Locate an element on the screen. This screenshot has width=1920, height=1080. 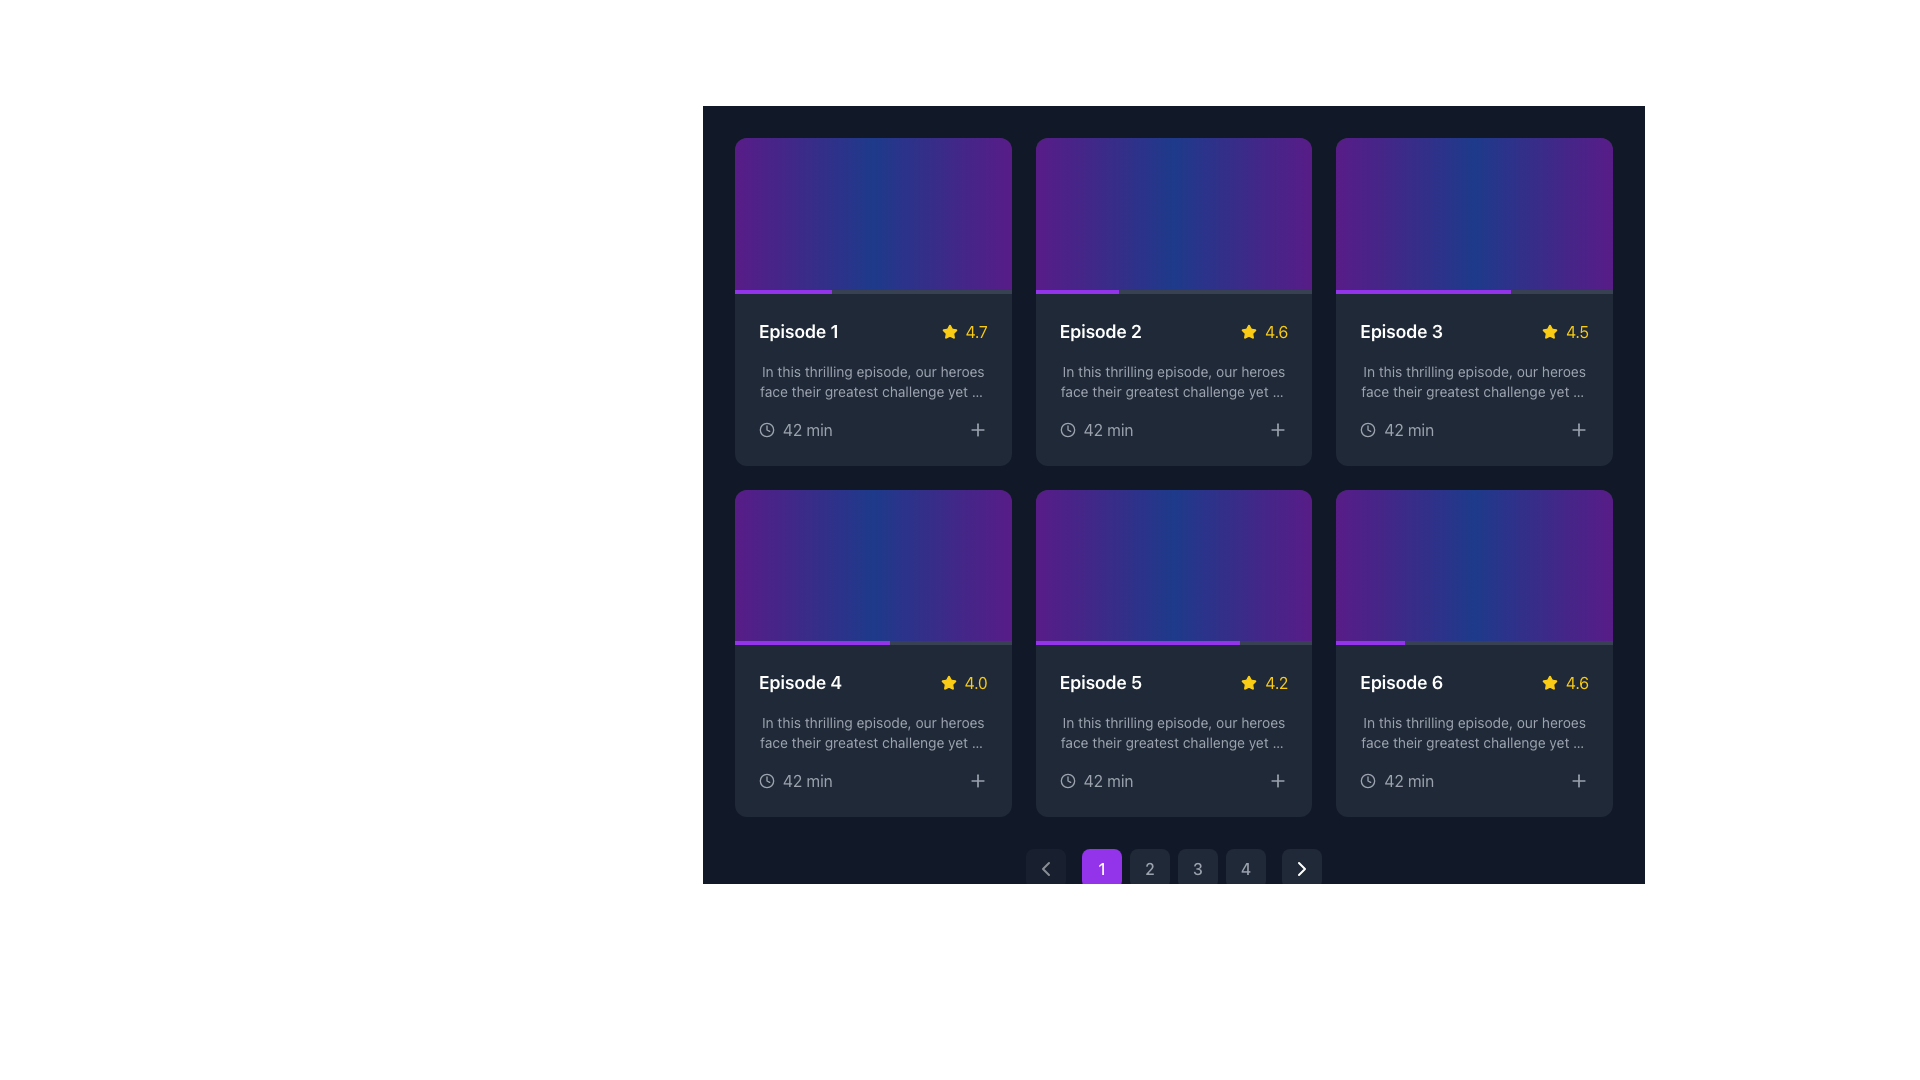
the button located in the bottom-right corner of the 'Episode 3' card to change its color is located at coordinates (1578, 428).